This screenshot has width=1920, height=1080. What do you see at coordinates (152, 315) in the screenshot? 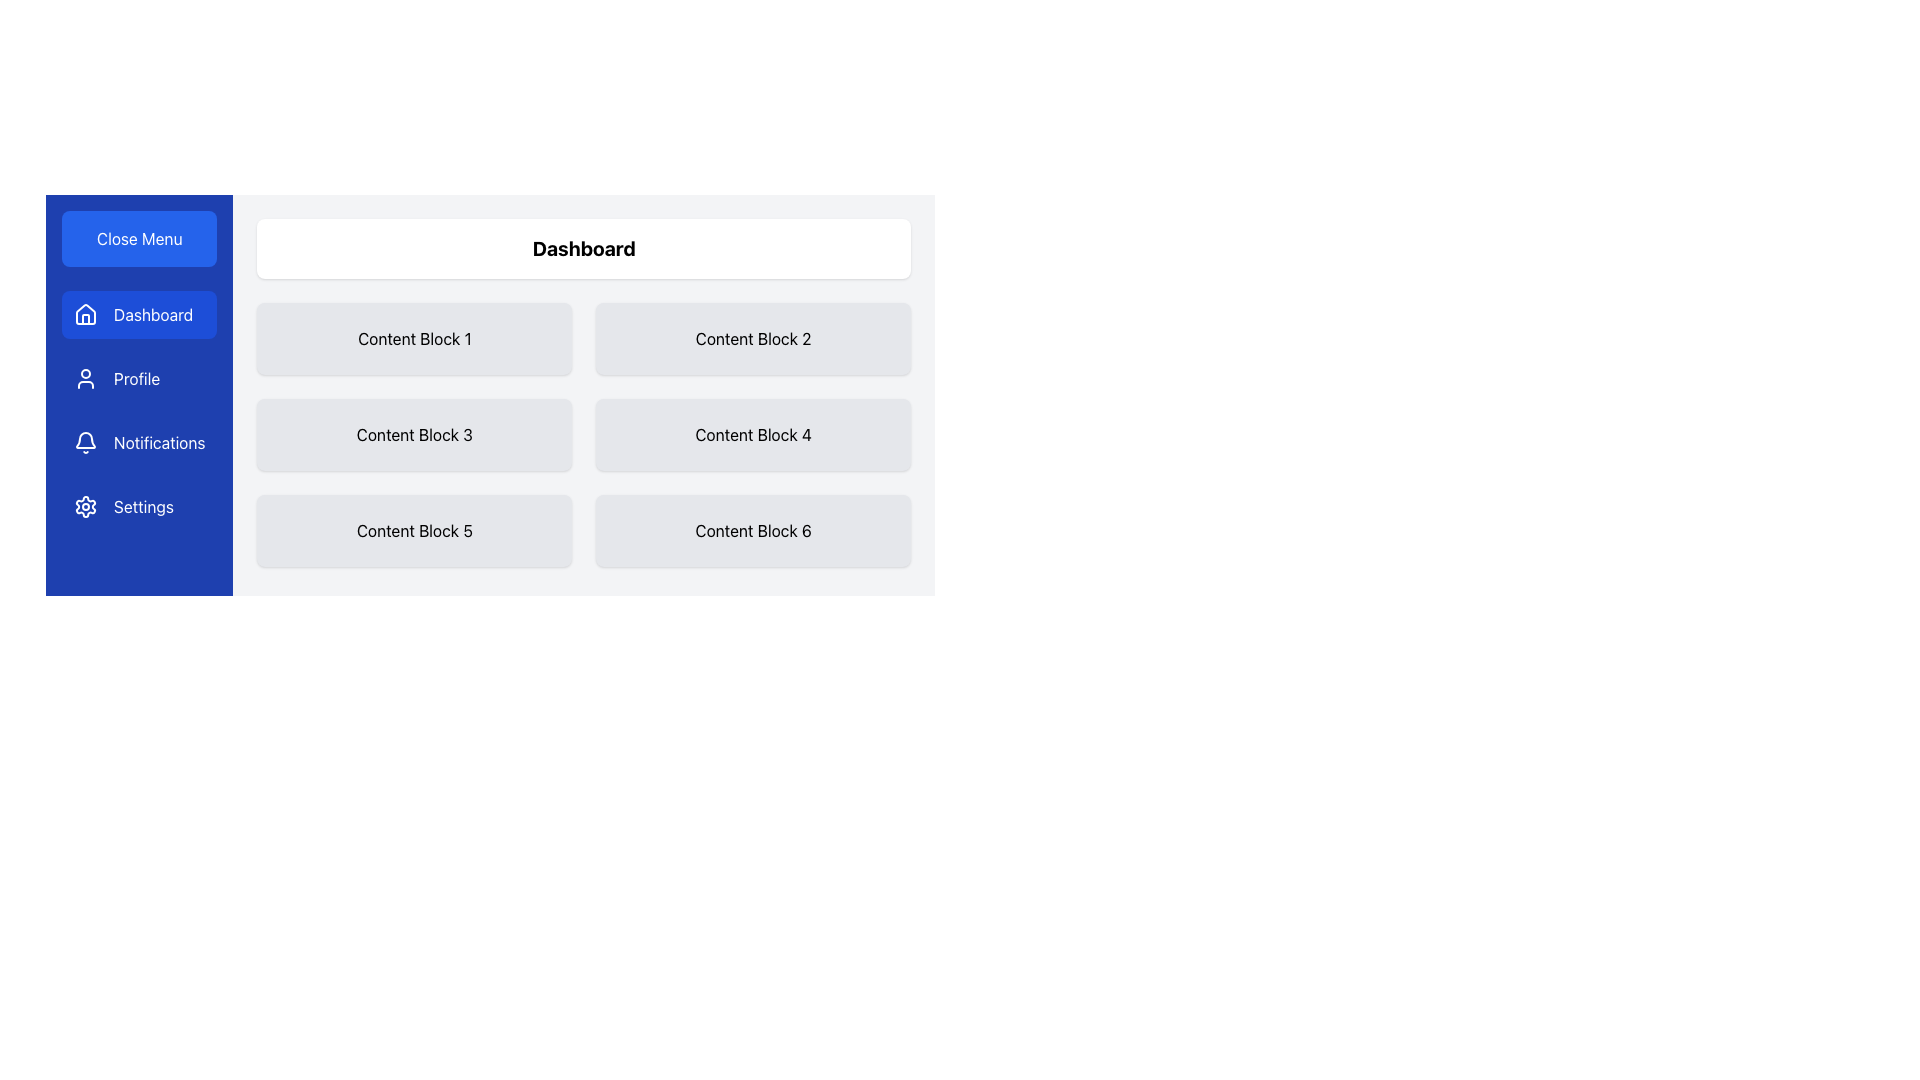
I see `the label element that serves as a descriptor for the corresponding menu item, located after a house icon and being the first textual item in its group` at bounding box center [152, 315].